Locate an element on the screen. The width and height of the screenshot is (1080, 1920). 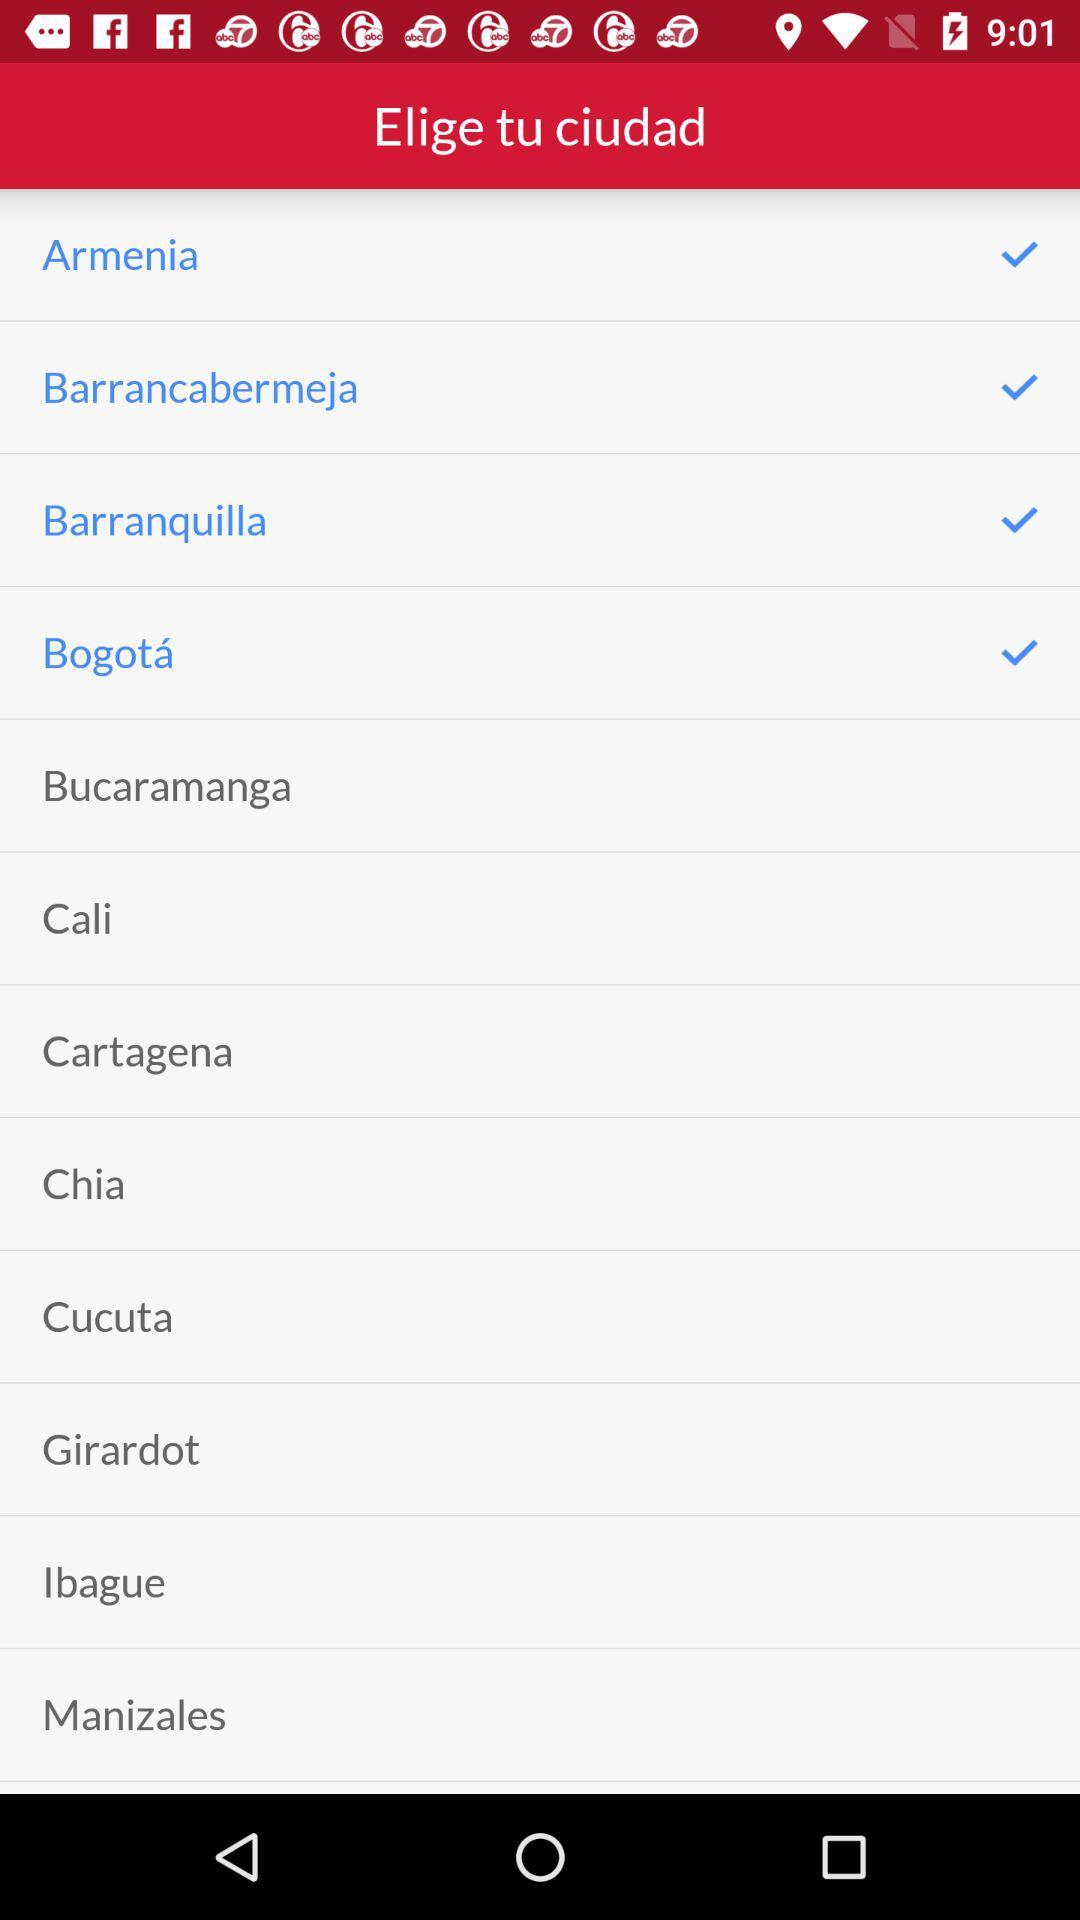
the bucaramanga is located at coordinates (165, 784).